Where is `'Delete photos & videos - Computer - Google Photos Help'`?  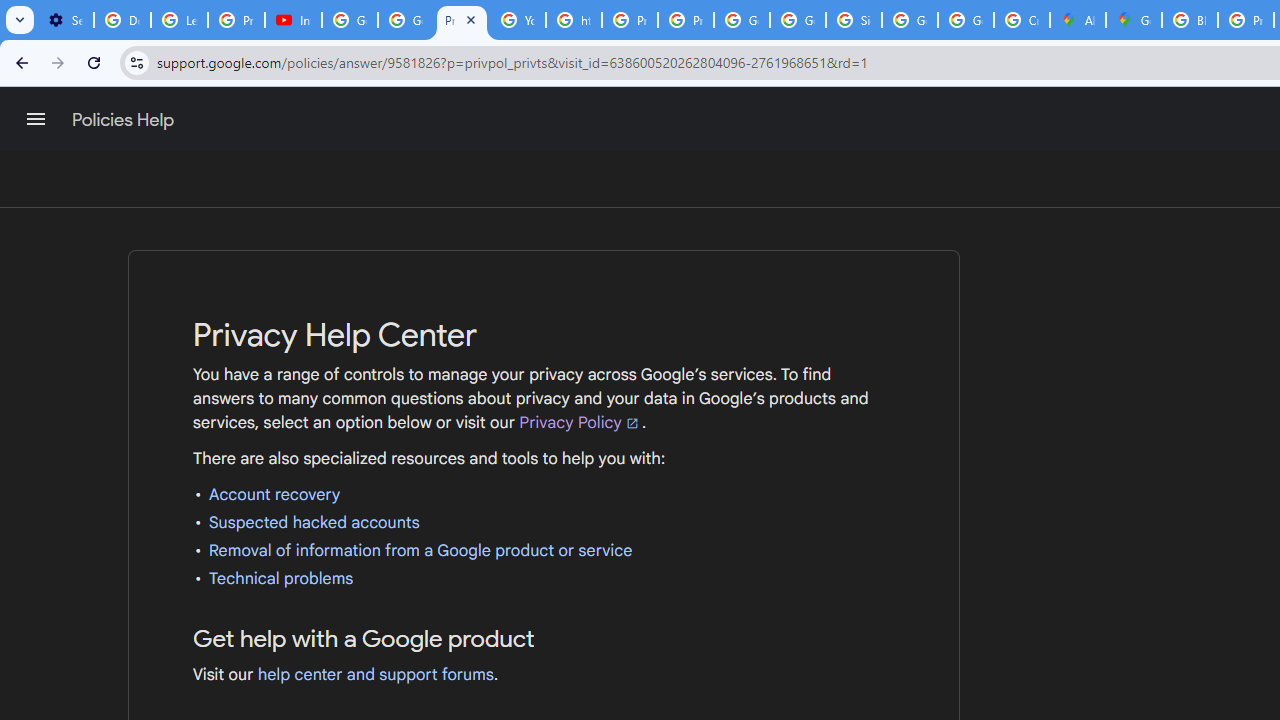 'Delete photos & videos - Computer - Google Photos Help' is located at coordinates (121, 20).